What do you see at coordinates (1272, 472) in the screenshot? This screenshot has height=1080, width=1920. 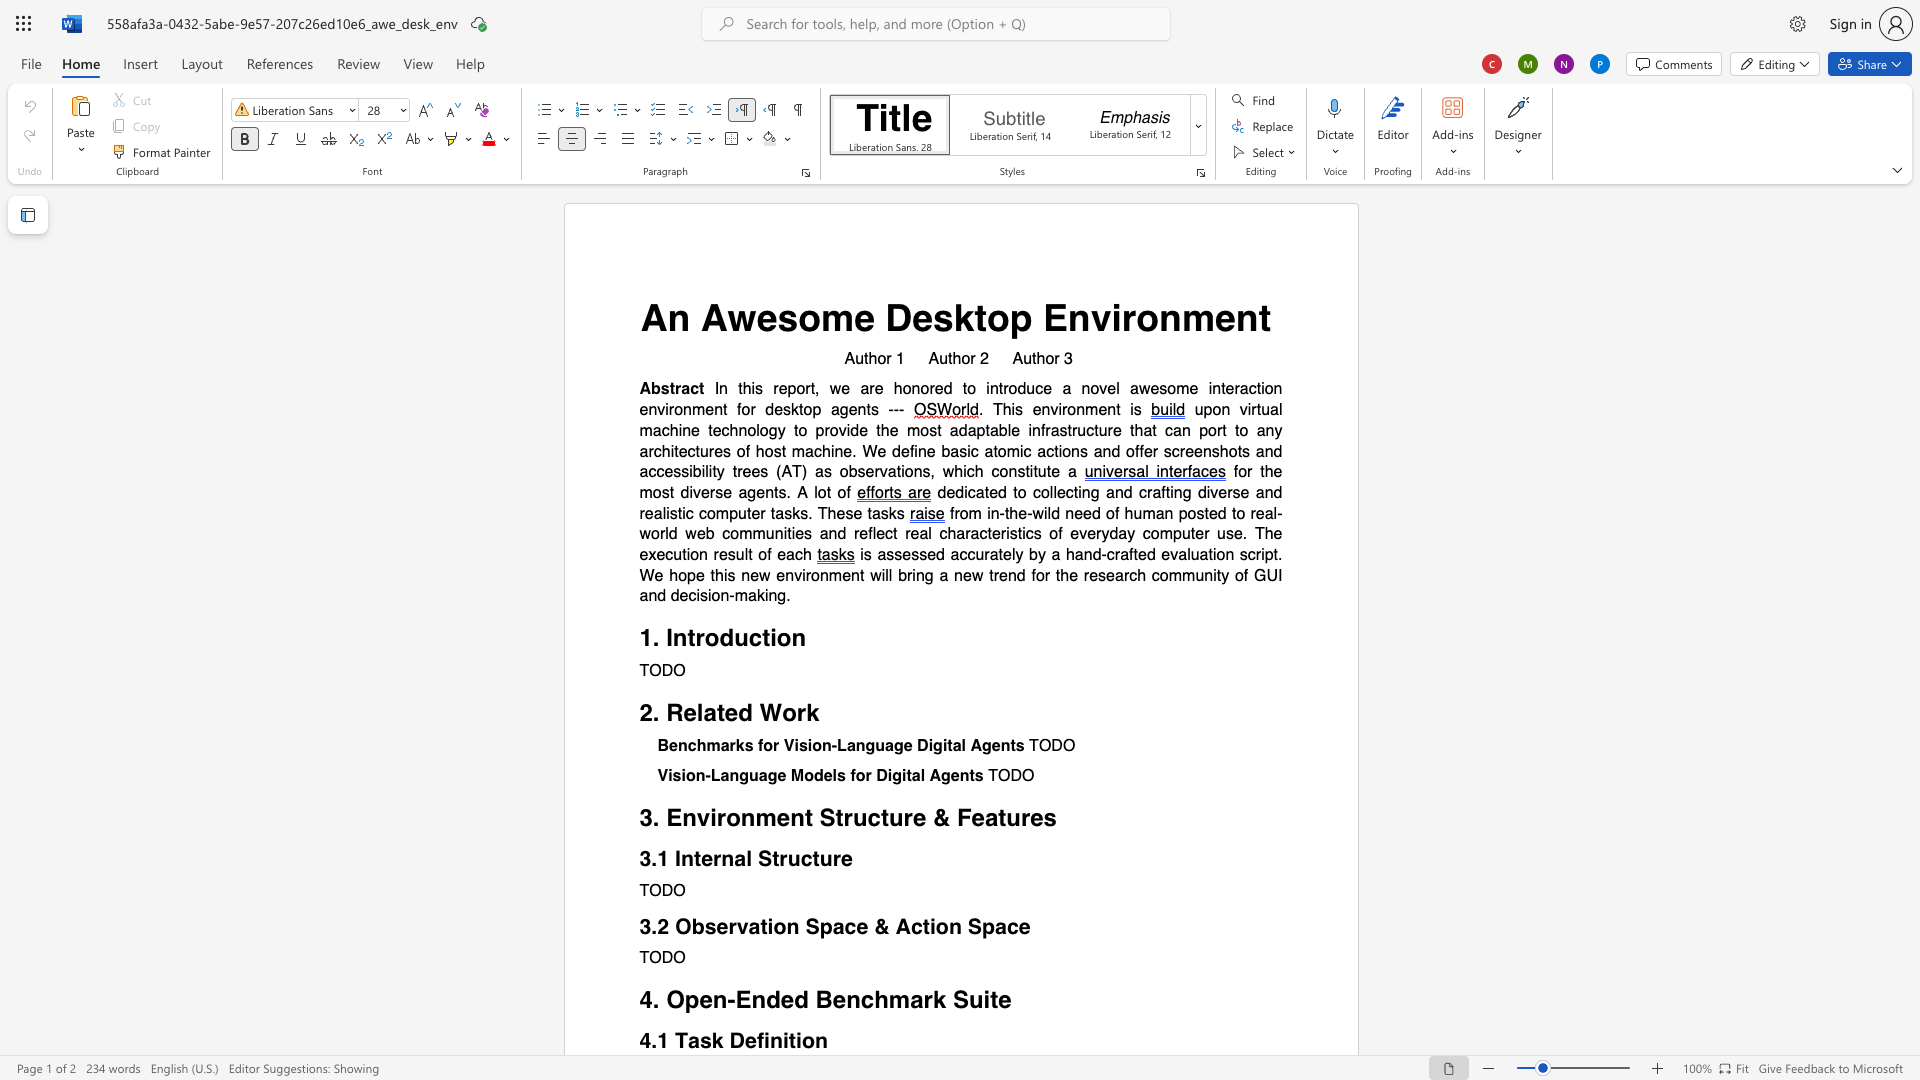 I see `the subset text "e most diverse a" within the text "for the most diverse agents. A lot of"` at bounding box center [1272, 472].